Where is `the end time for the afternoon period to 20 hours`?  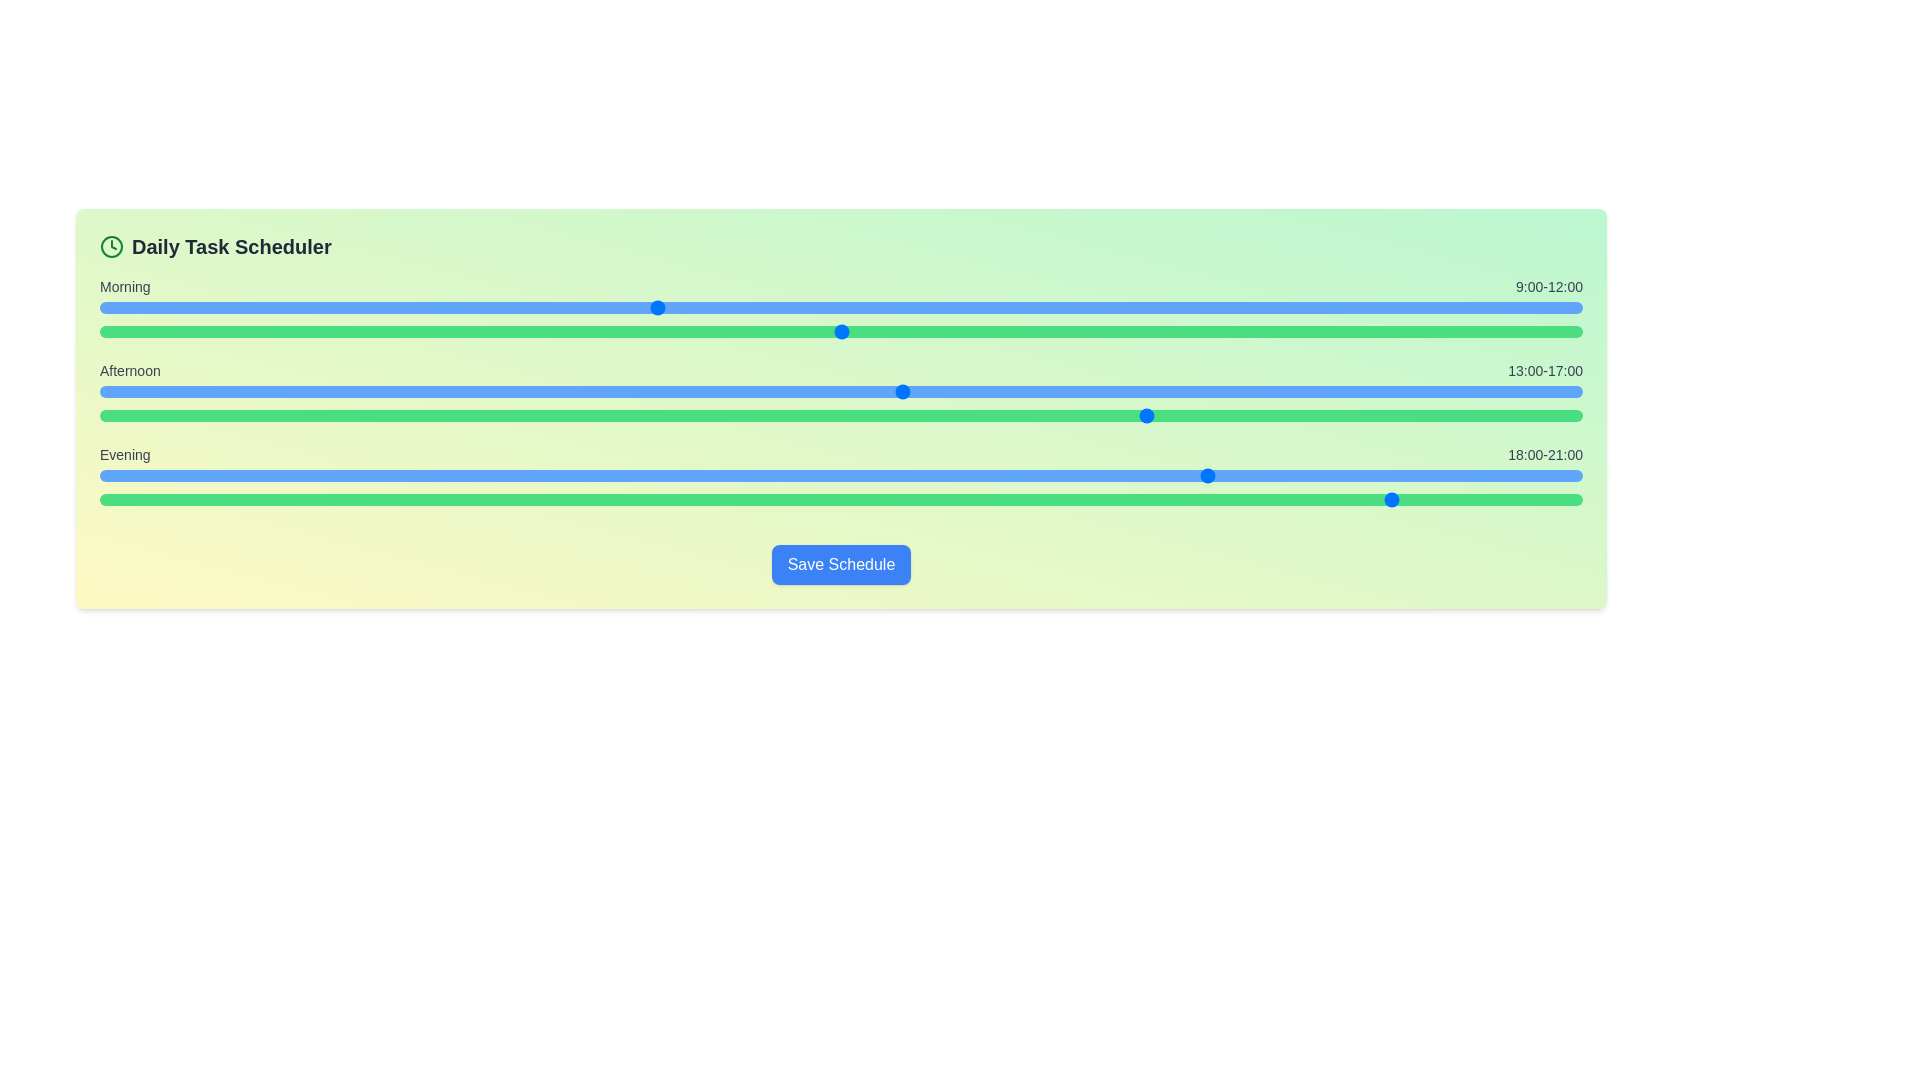 the end time for the afternoon period to 20 hours is located at coordinates (1042, 415).